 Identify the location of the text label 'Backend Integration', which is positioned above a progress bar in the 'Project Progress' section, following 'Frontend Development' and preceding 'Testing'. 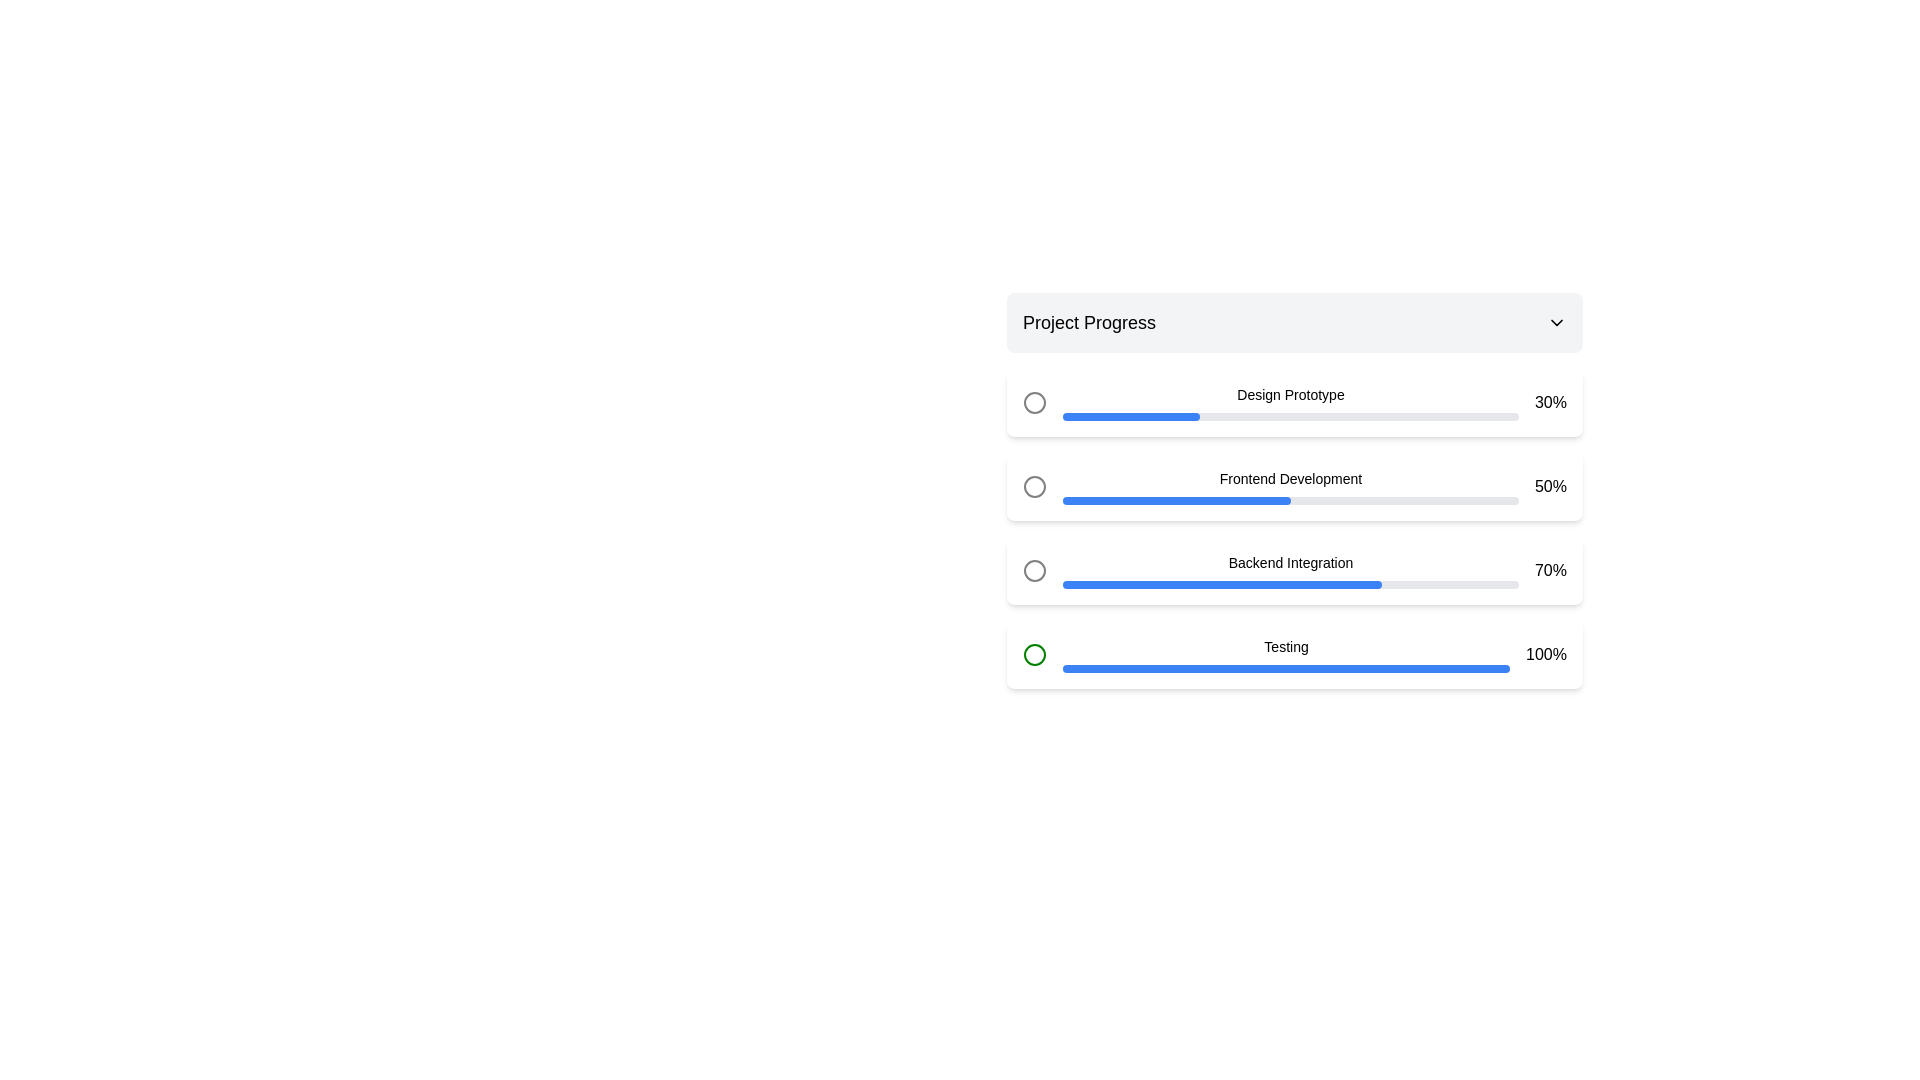
(1291, 570).